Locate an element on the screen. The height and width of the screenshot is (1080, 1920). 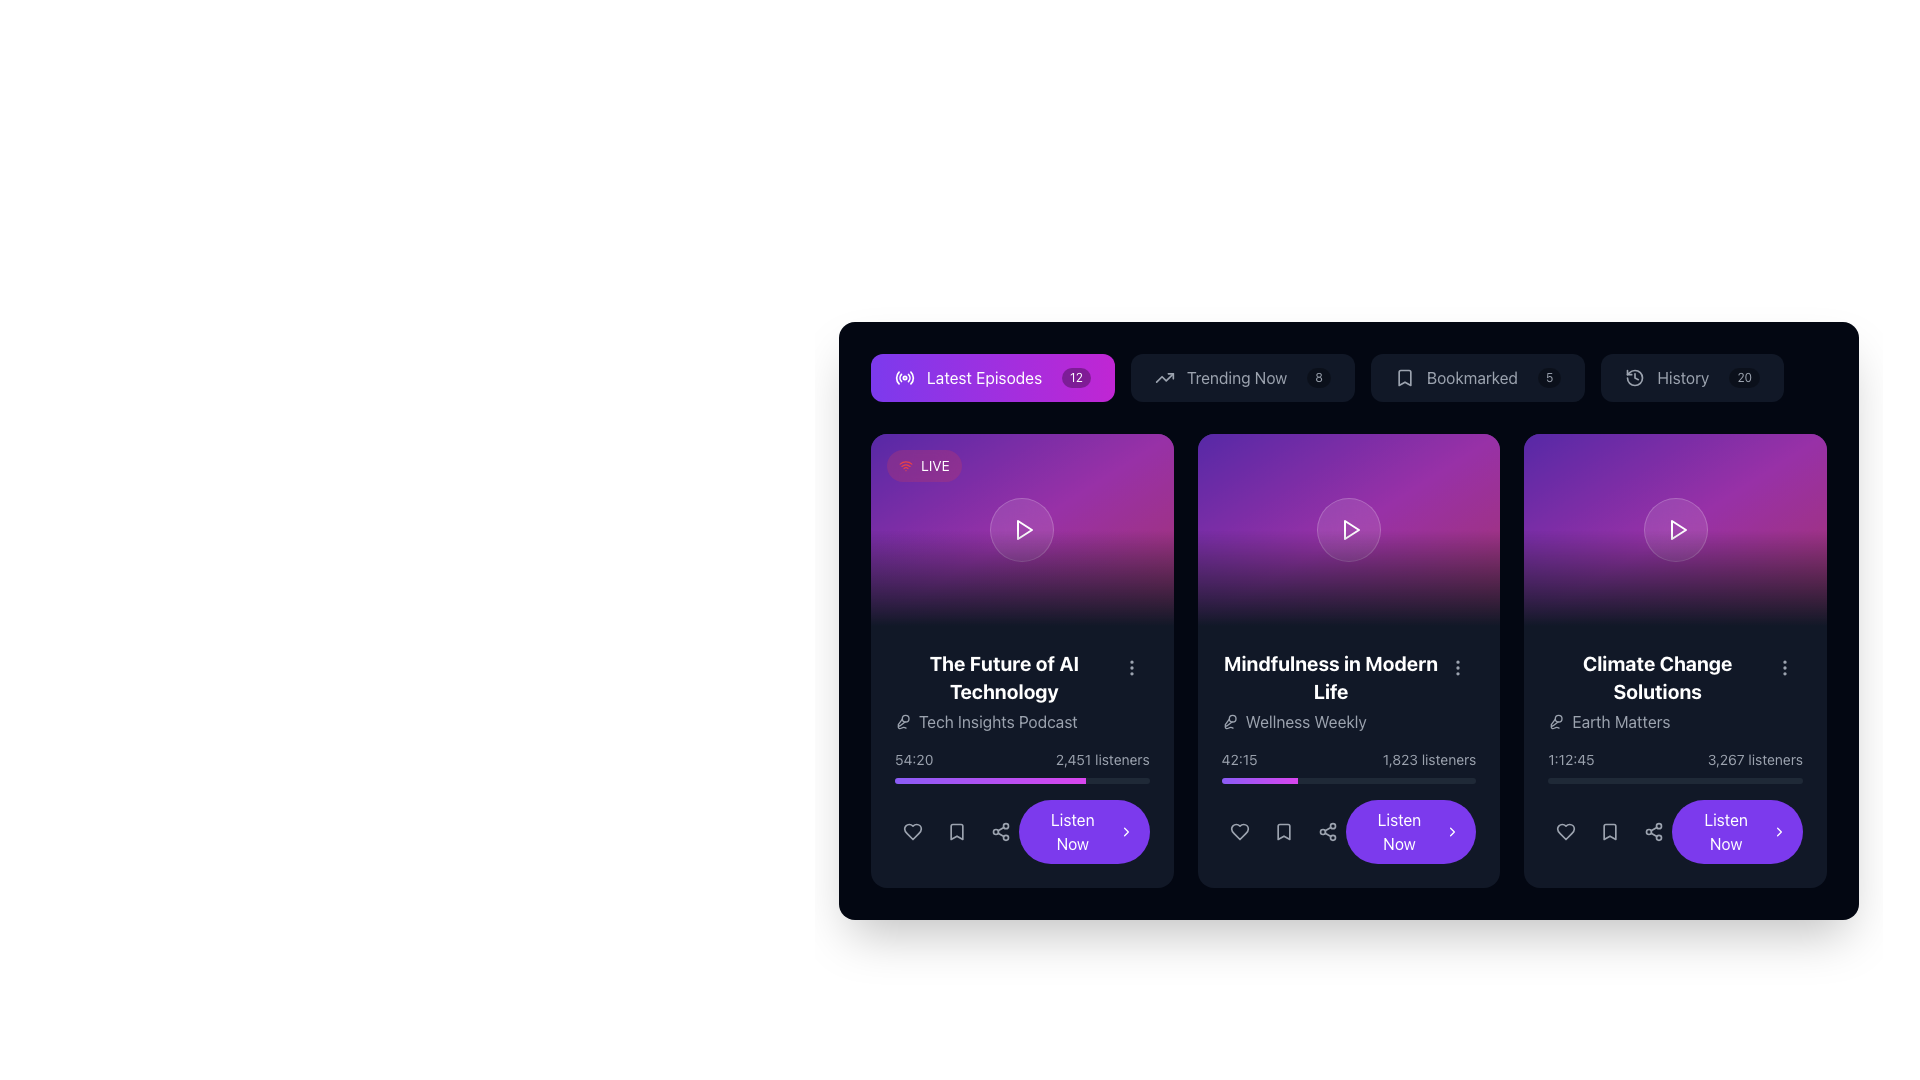
the Icon Button located in the top-right corner of the 'Climate Change Solutions' card is located at coordinates (1785, 667).